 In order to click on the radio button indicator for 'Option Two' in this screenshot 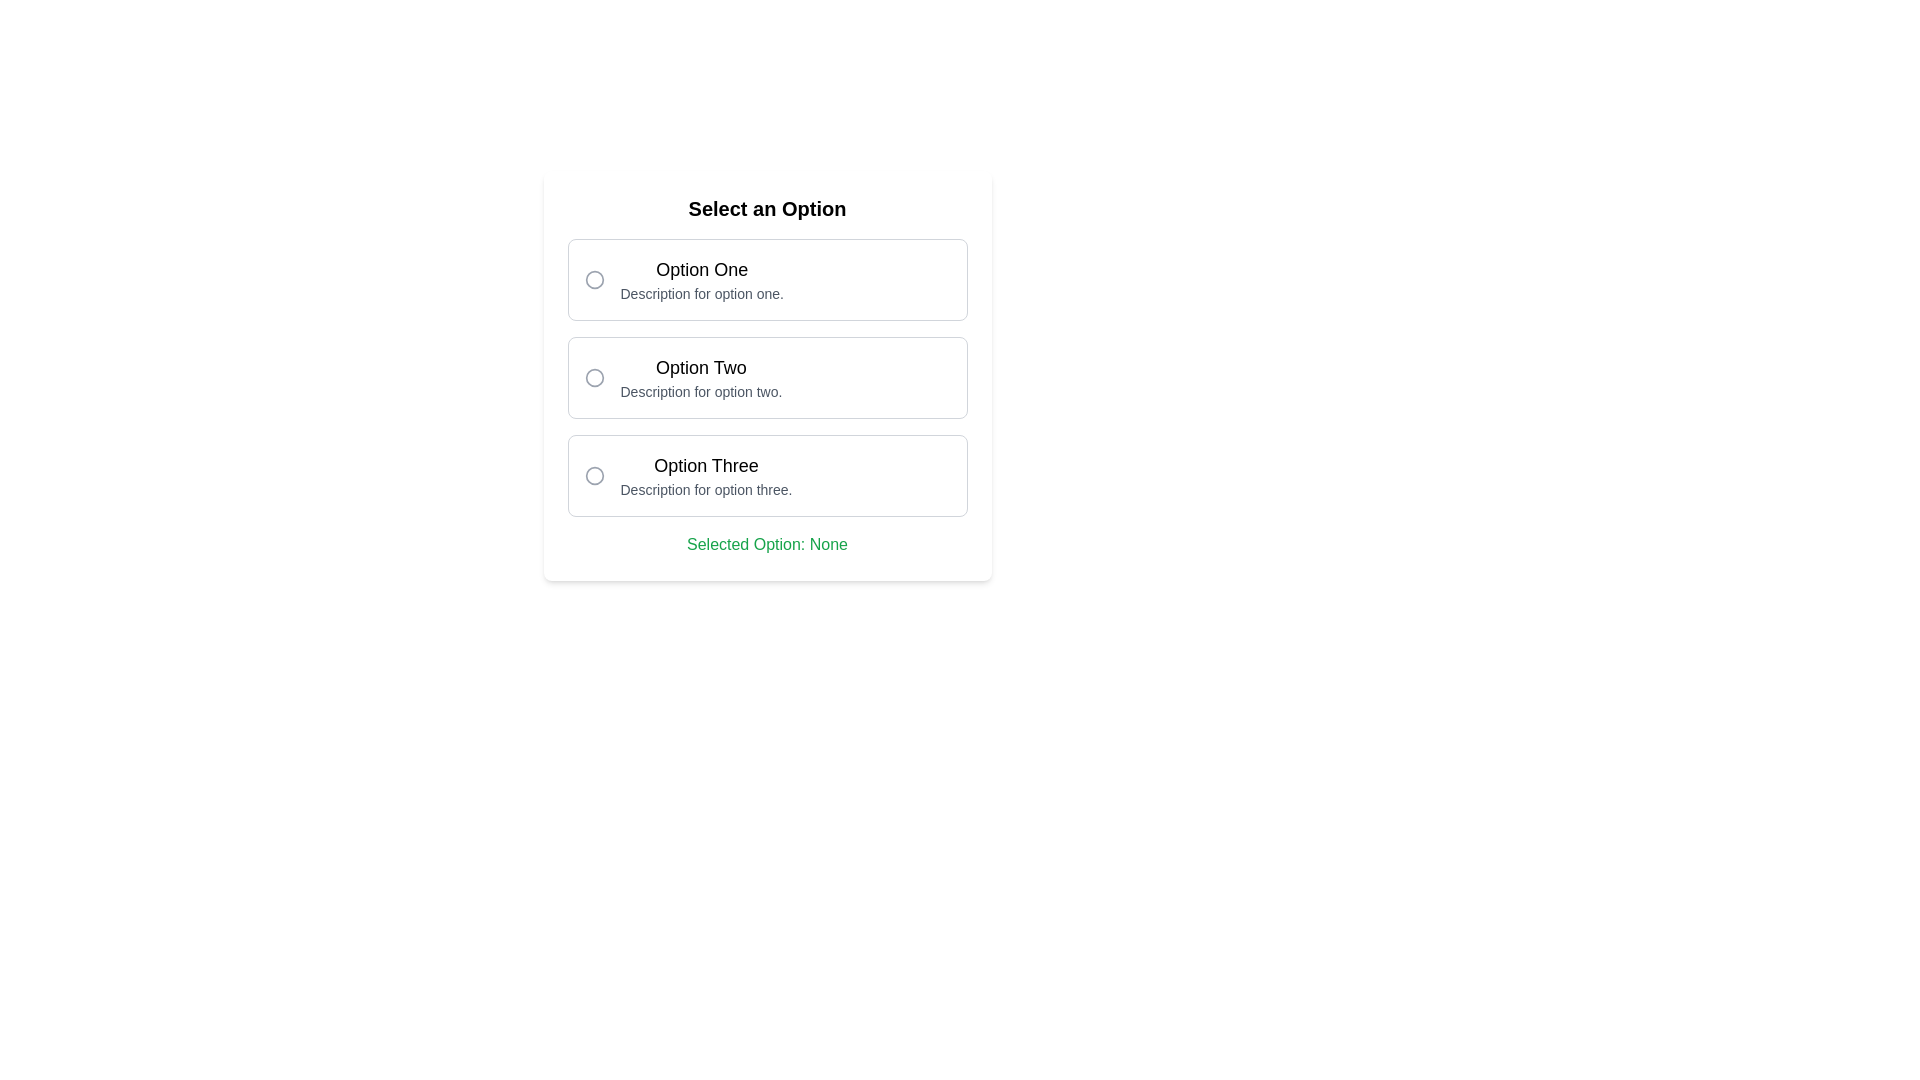, I will do `click(593, 378)`.